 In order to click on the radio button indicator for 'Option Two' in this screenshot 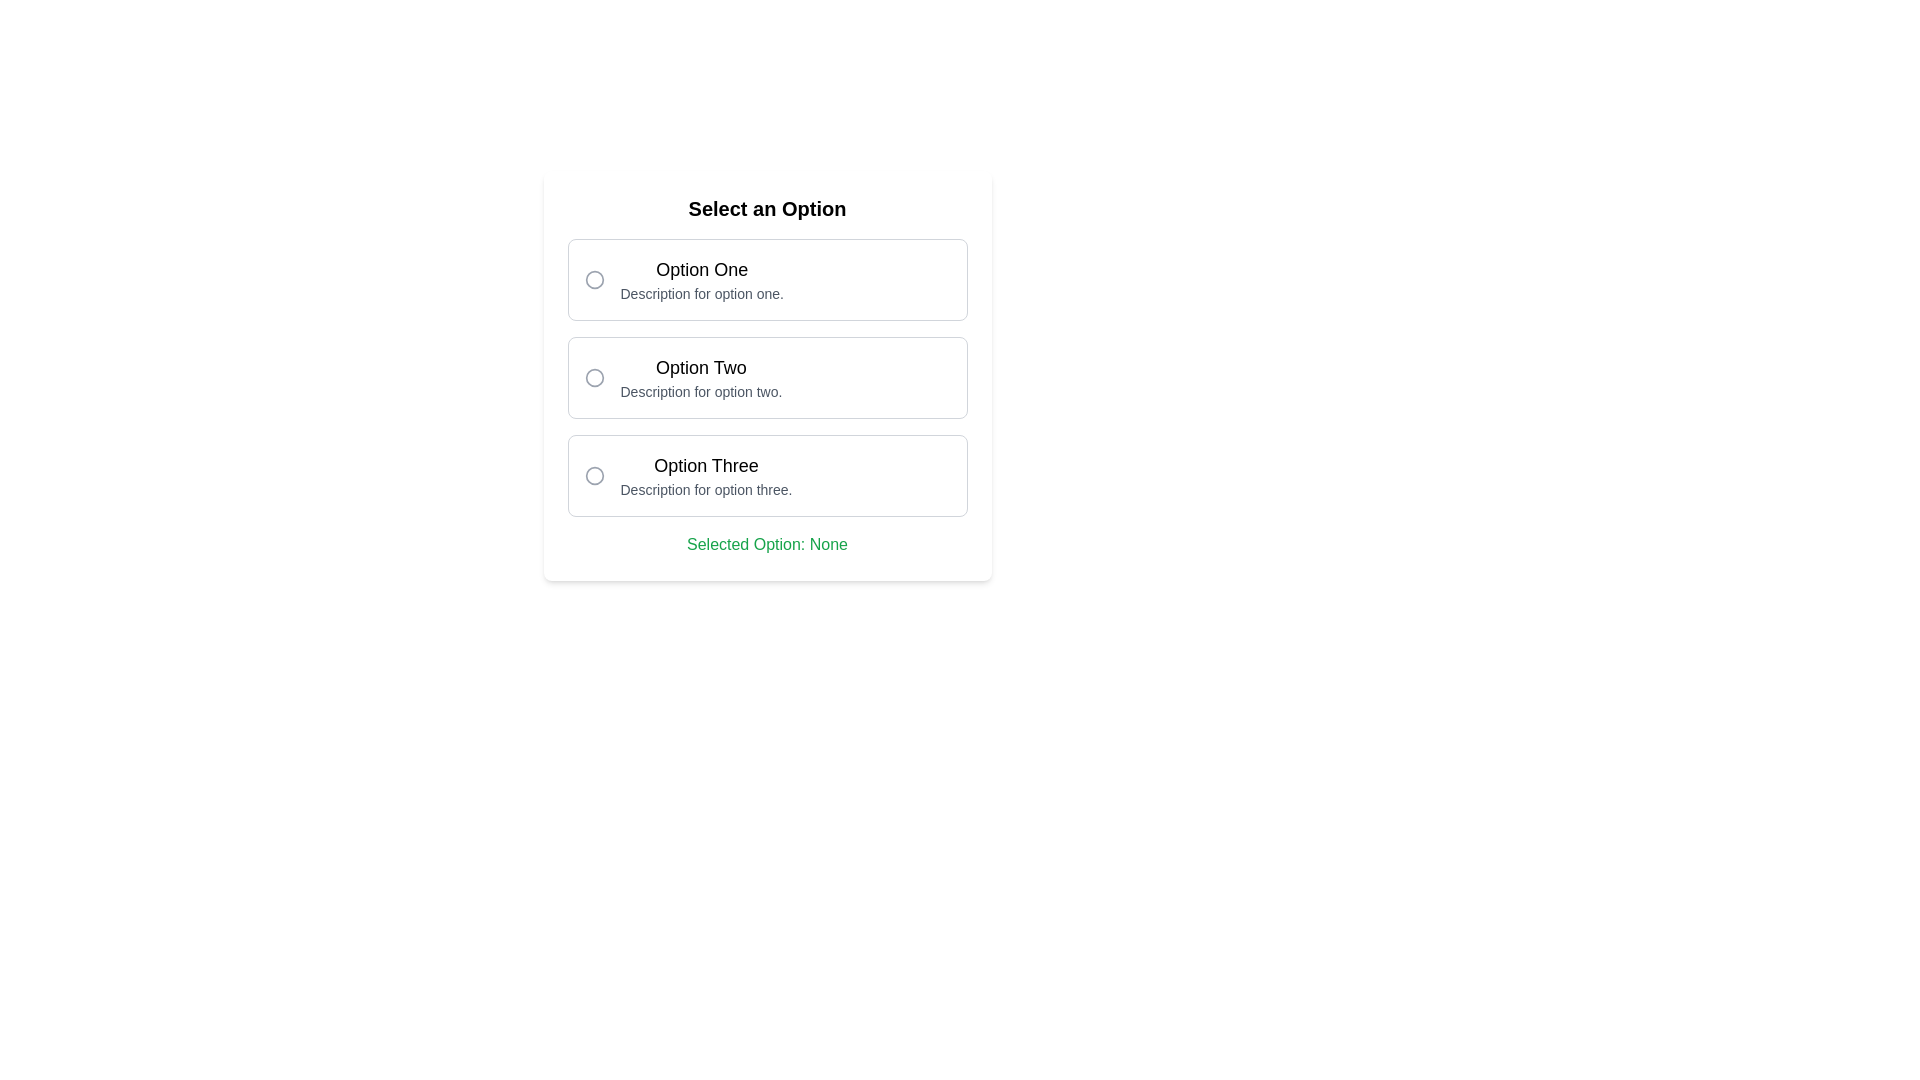, I will do `click(593, 378)`.